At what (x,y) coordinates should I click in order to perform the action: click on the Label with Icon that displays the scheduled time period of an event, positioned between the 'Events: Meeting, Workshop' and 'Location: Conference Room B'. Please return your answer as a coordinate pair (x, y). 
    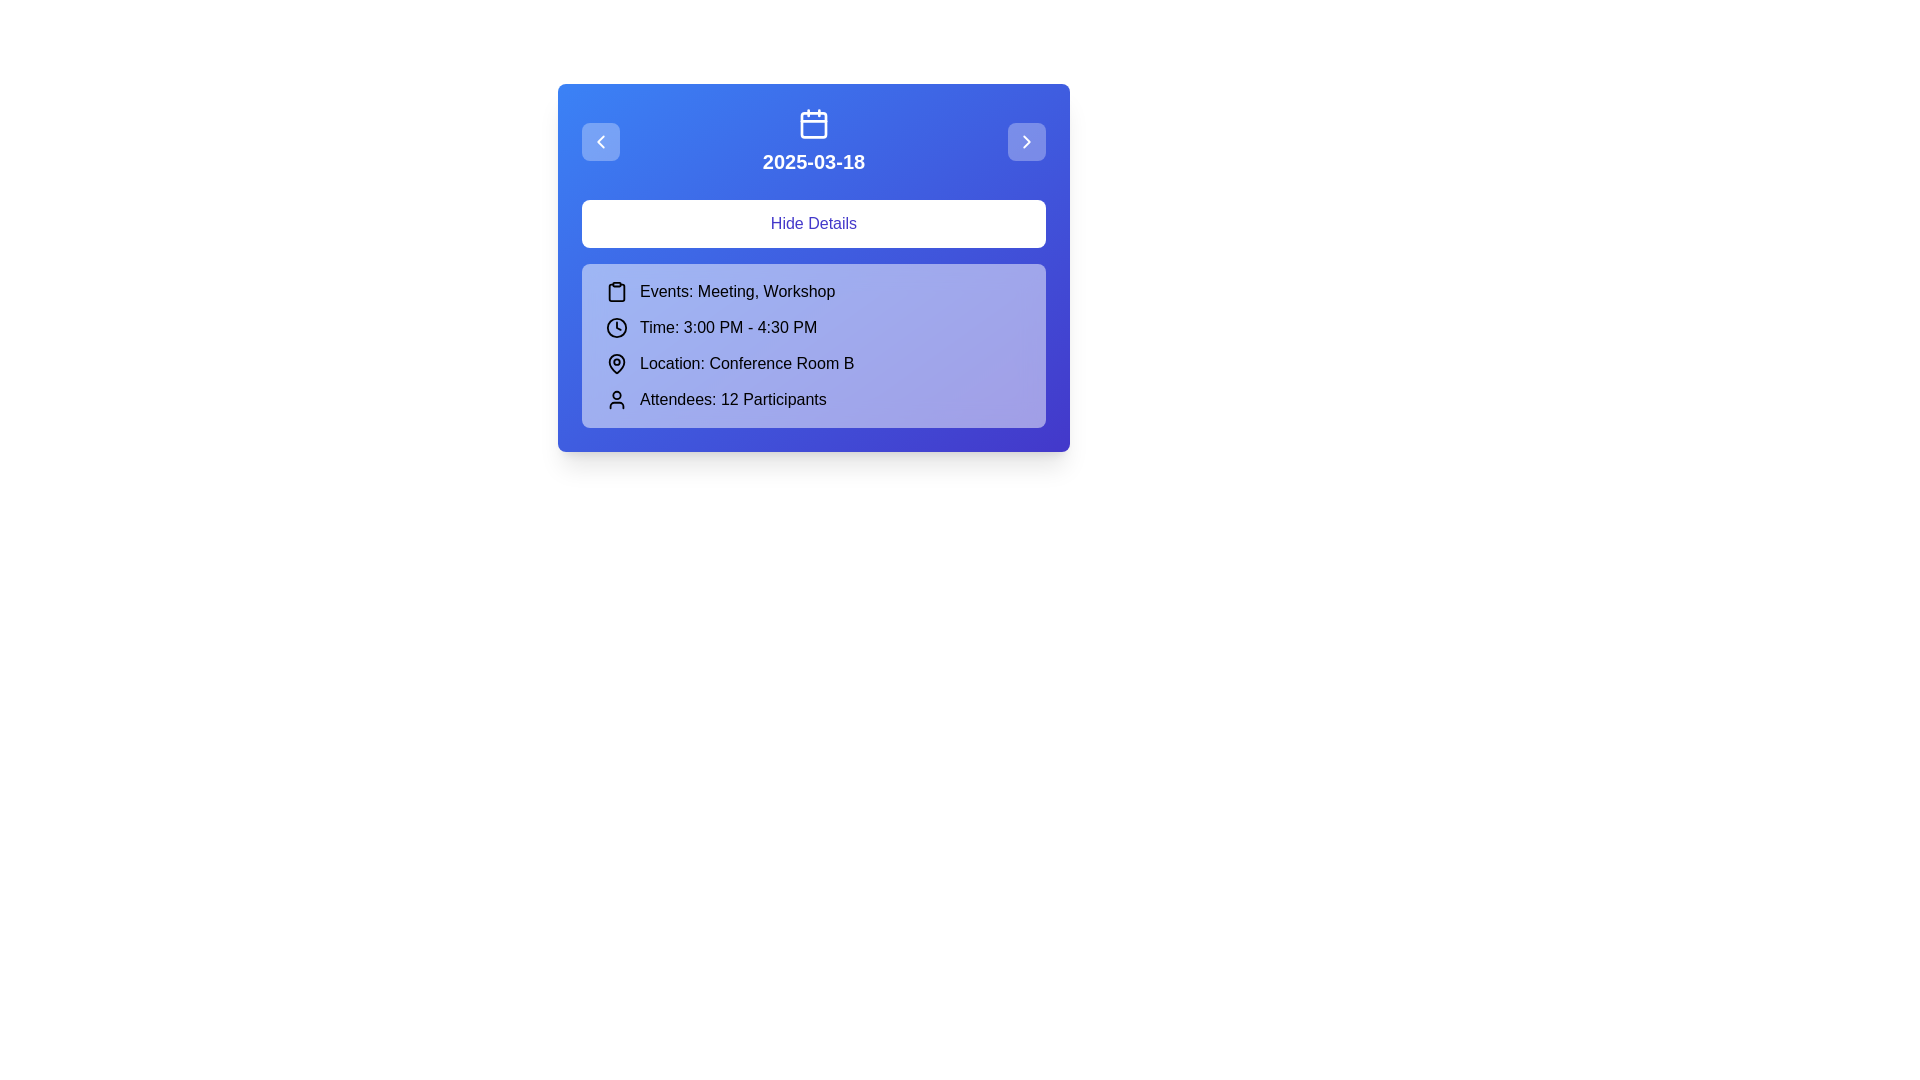
    Looking at the image, I should click on (814, 326).